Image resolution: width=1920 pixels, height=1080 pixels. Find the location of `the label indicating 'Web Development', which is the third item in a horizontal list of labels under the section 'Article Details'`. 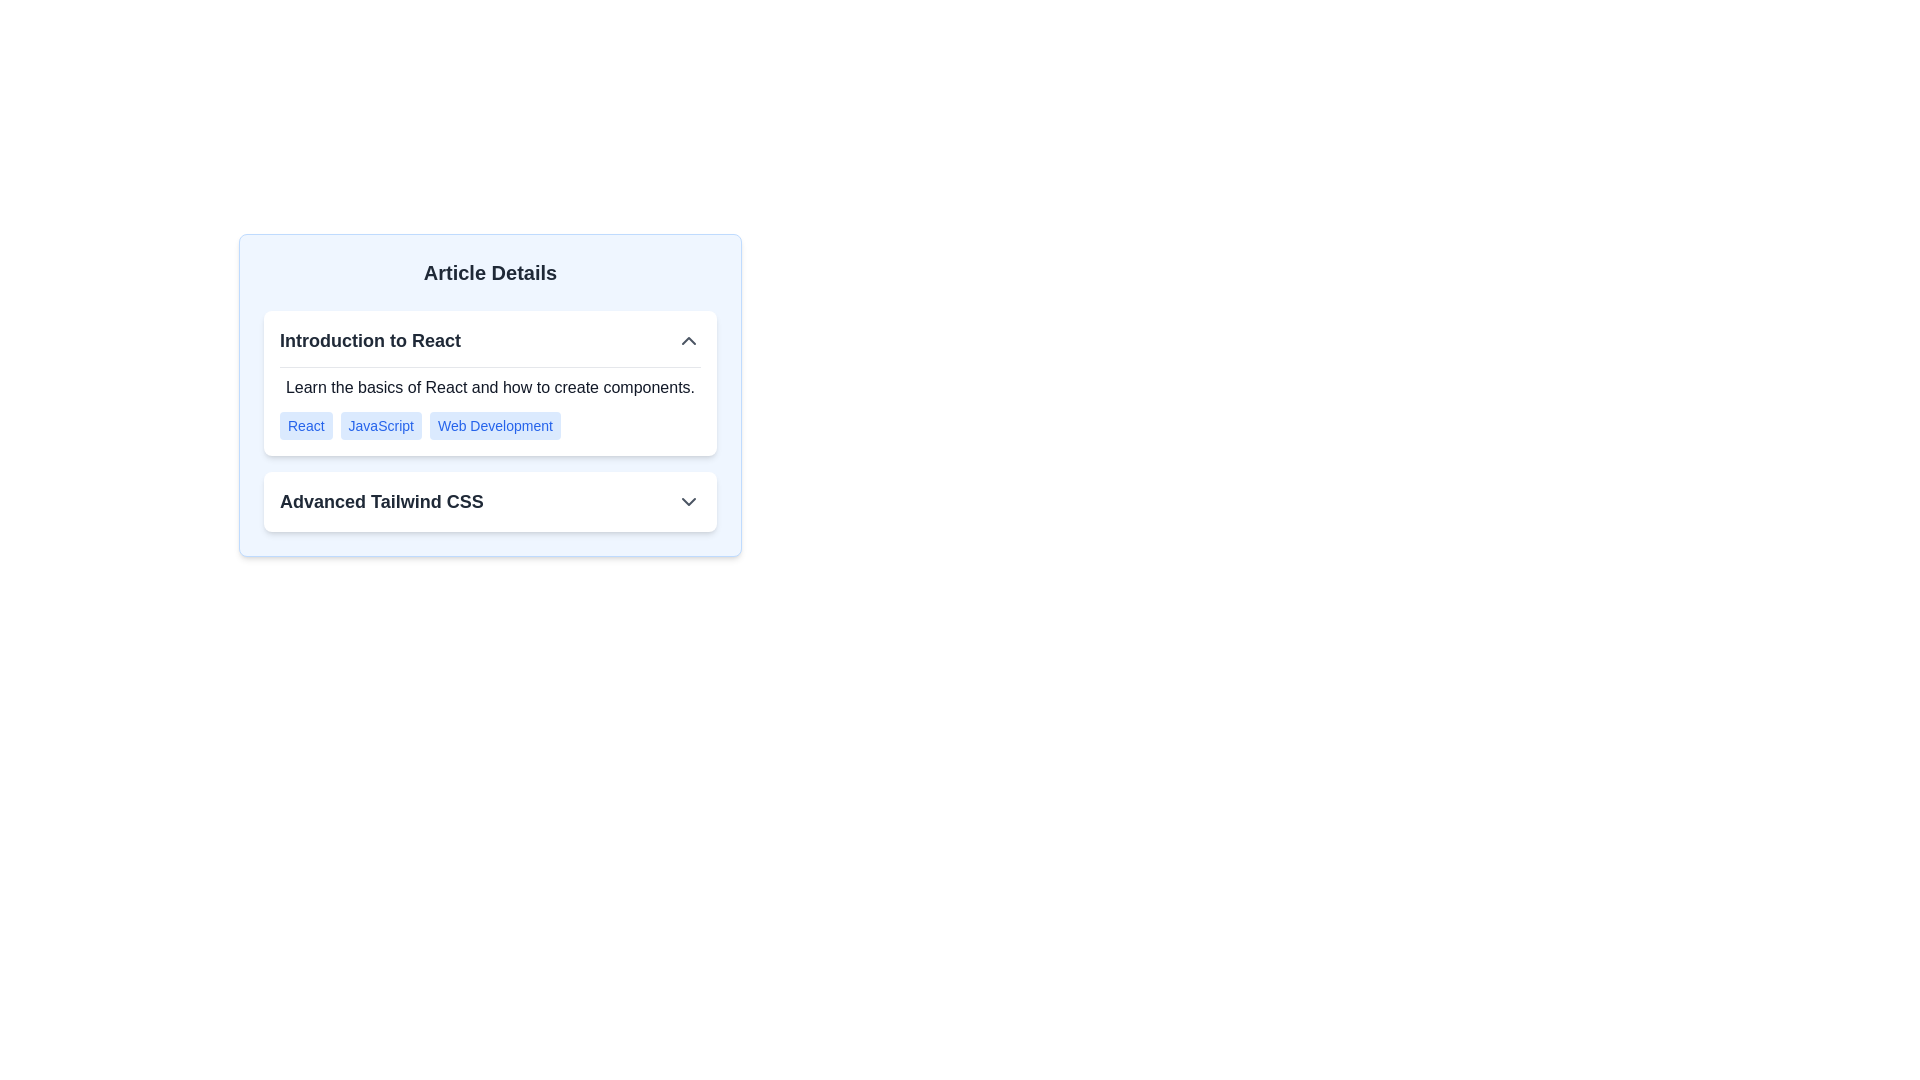

the label indicating 'Web Development', which is the third item in a horizontal list of labels under the section 'Article Details' is located at coordinates (495, 424).